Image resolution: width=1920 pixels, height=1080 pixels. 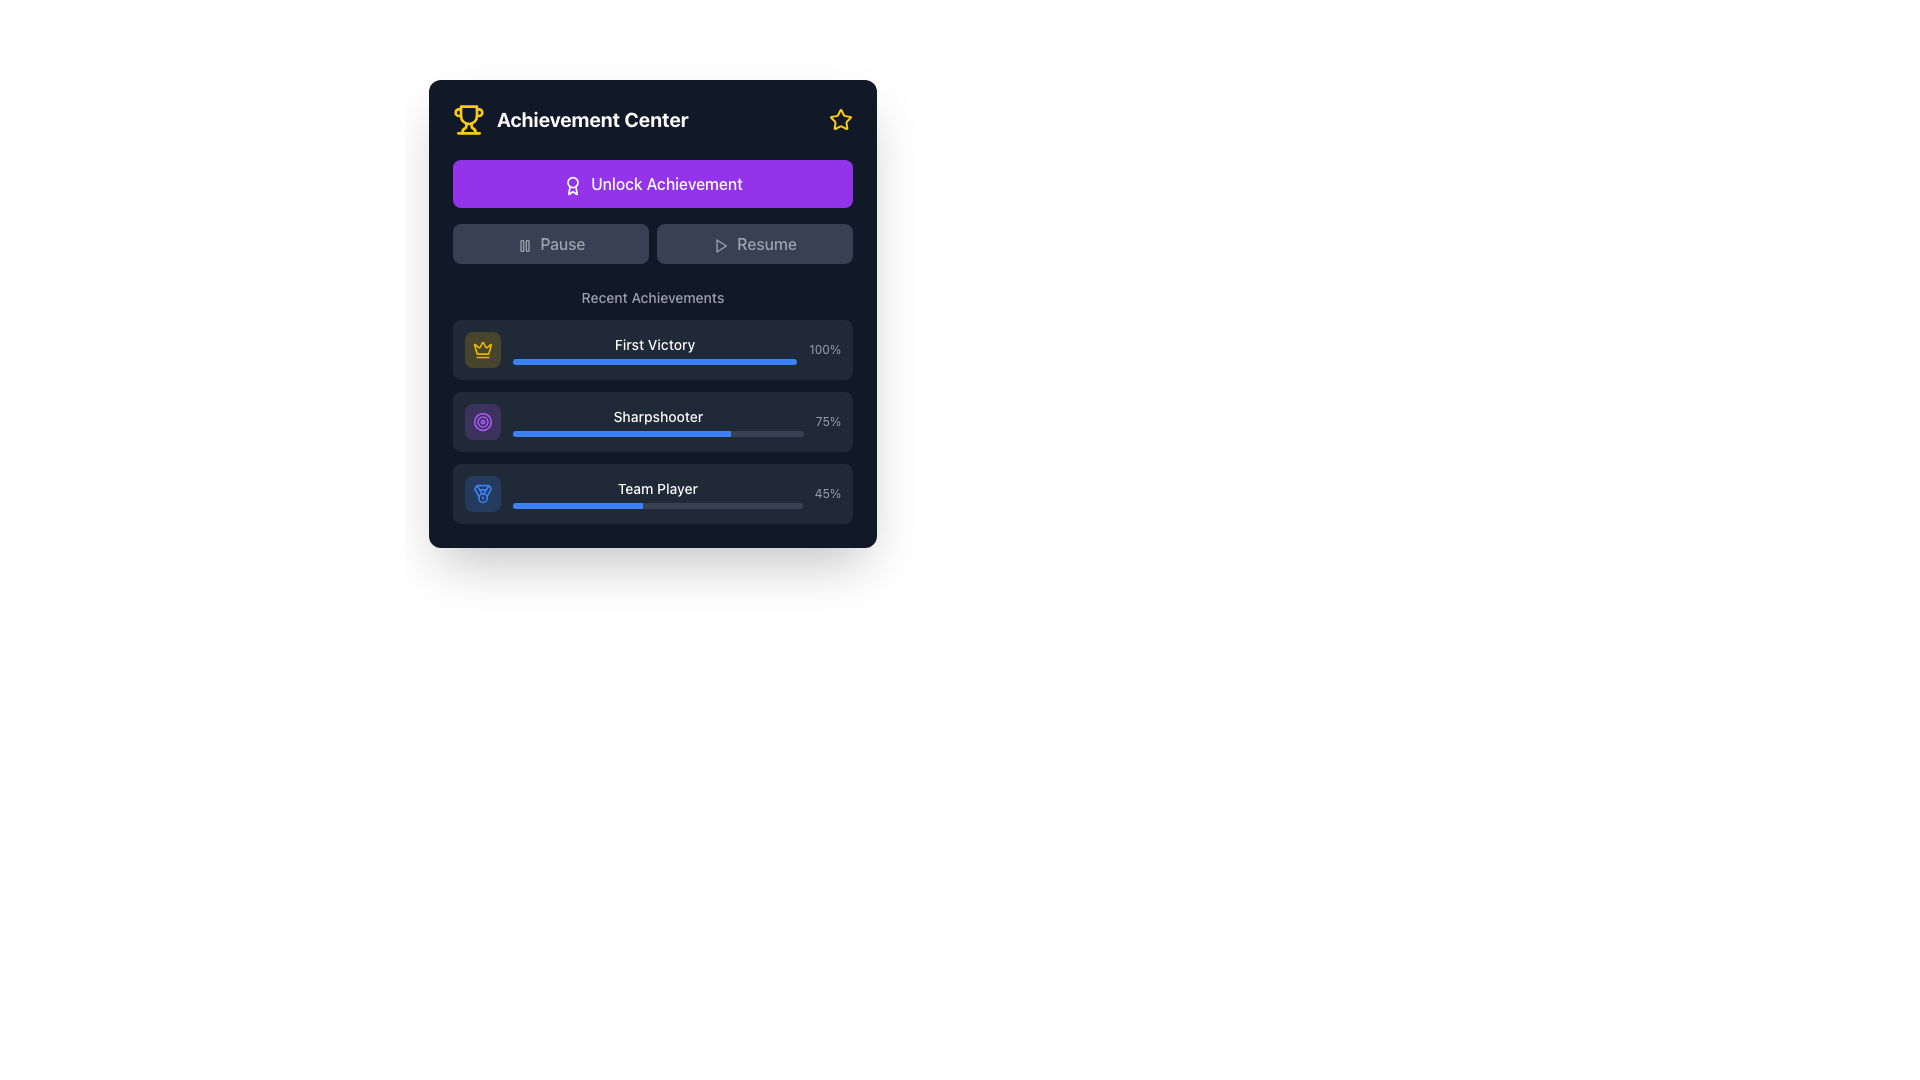 What do you see at coordinates (483, 349) in the screenshot?
I see `the crown icon representing the 'First Victory' achievement in the 'Recent Achievements' section` at bounding box center [483, 349].